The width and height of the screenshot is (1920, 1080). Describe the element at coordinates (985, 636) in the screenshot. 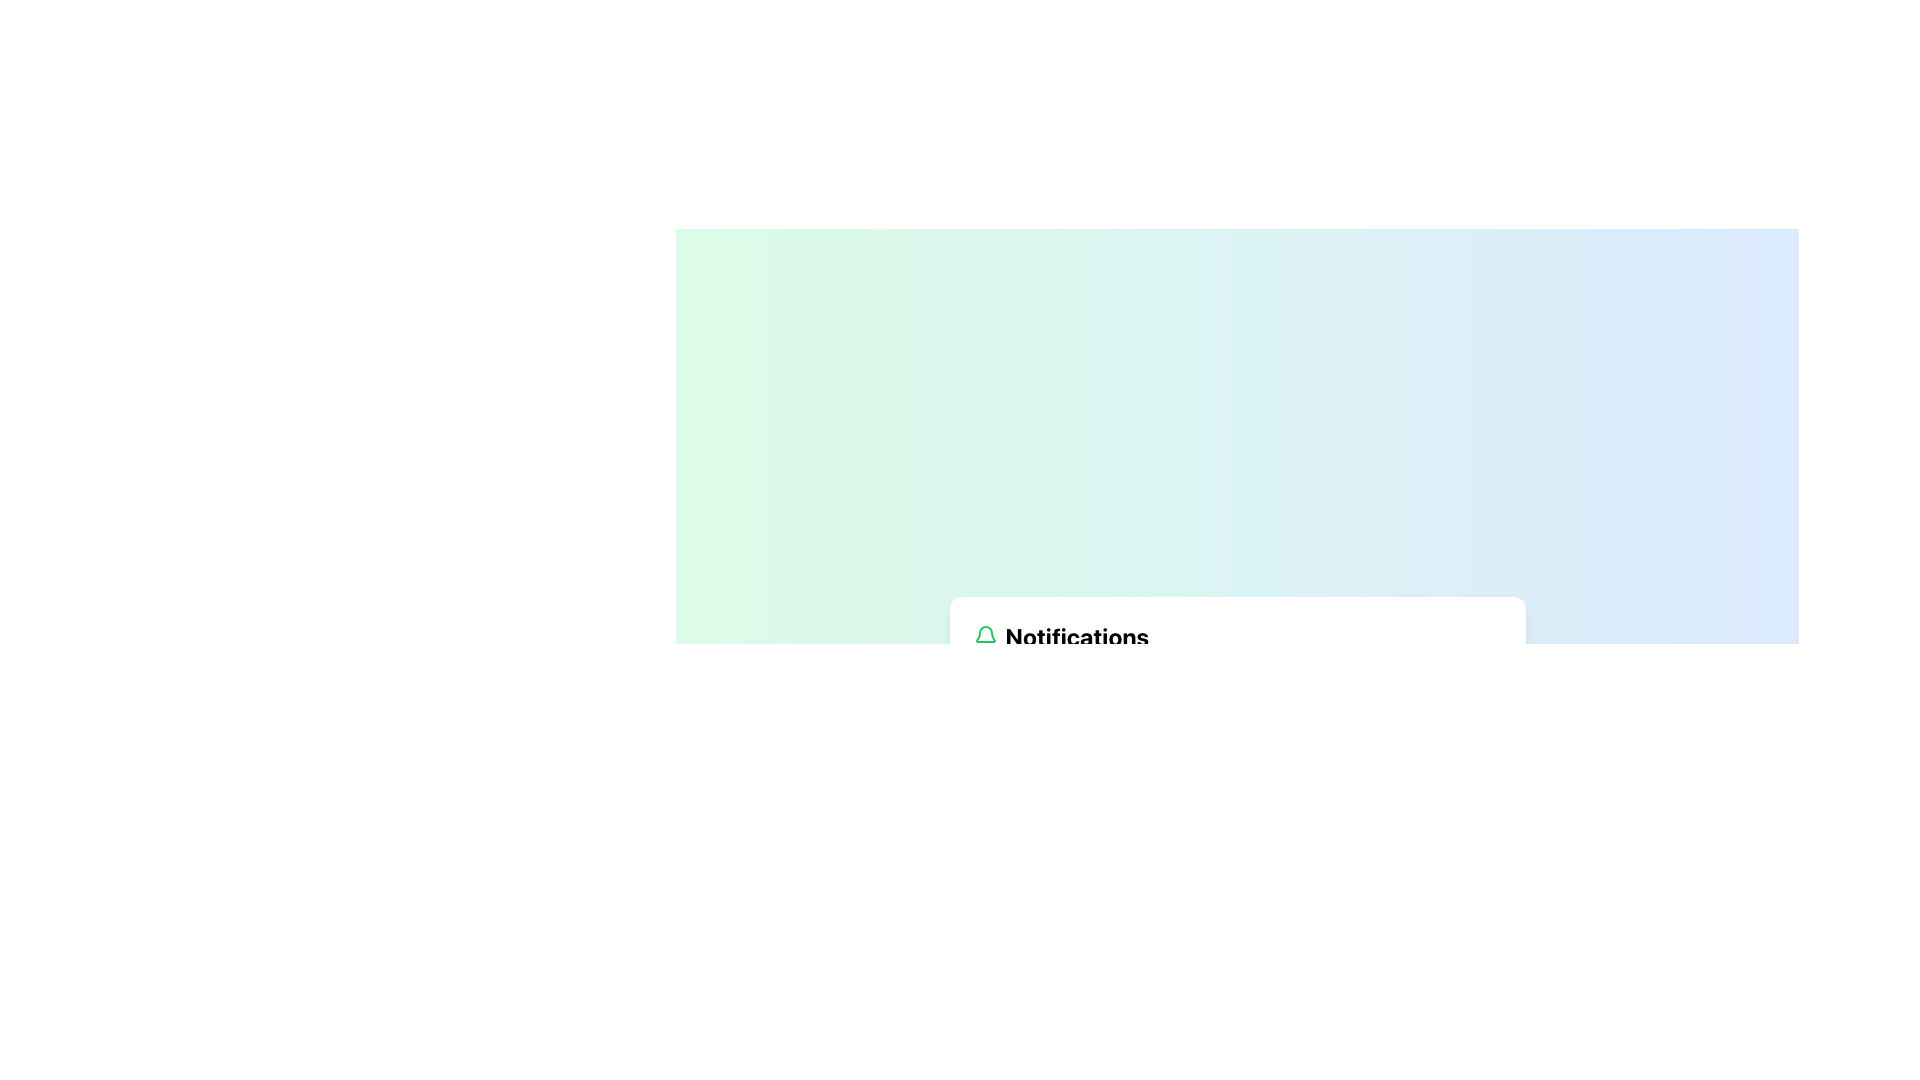

I see `the green bell icon representing notifications, located to the left of the 'Notifications' text` at that location.